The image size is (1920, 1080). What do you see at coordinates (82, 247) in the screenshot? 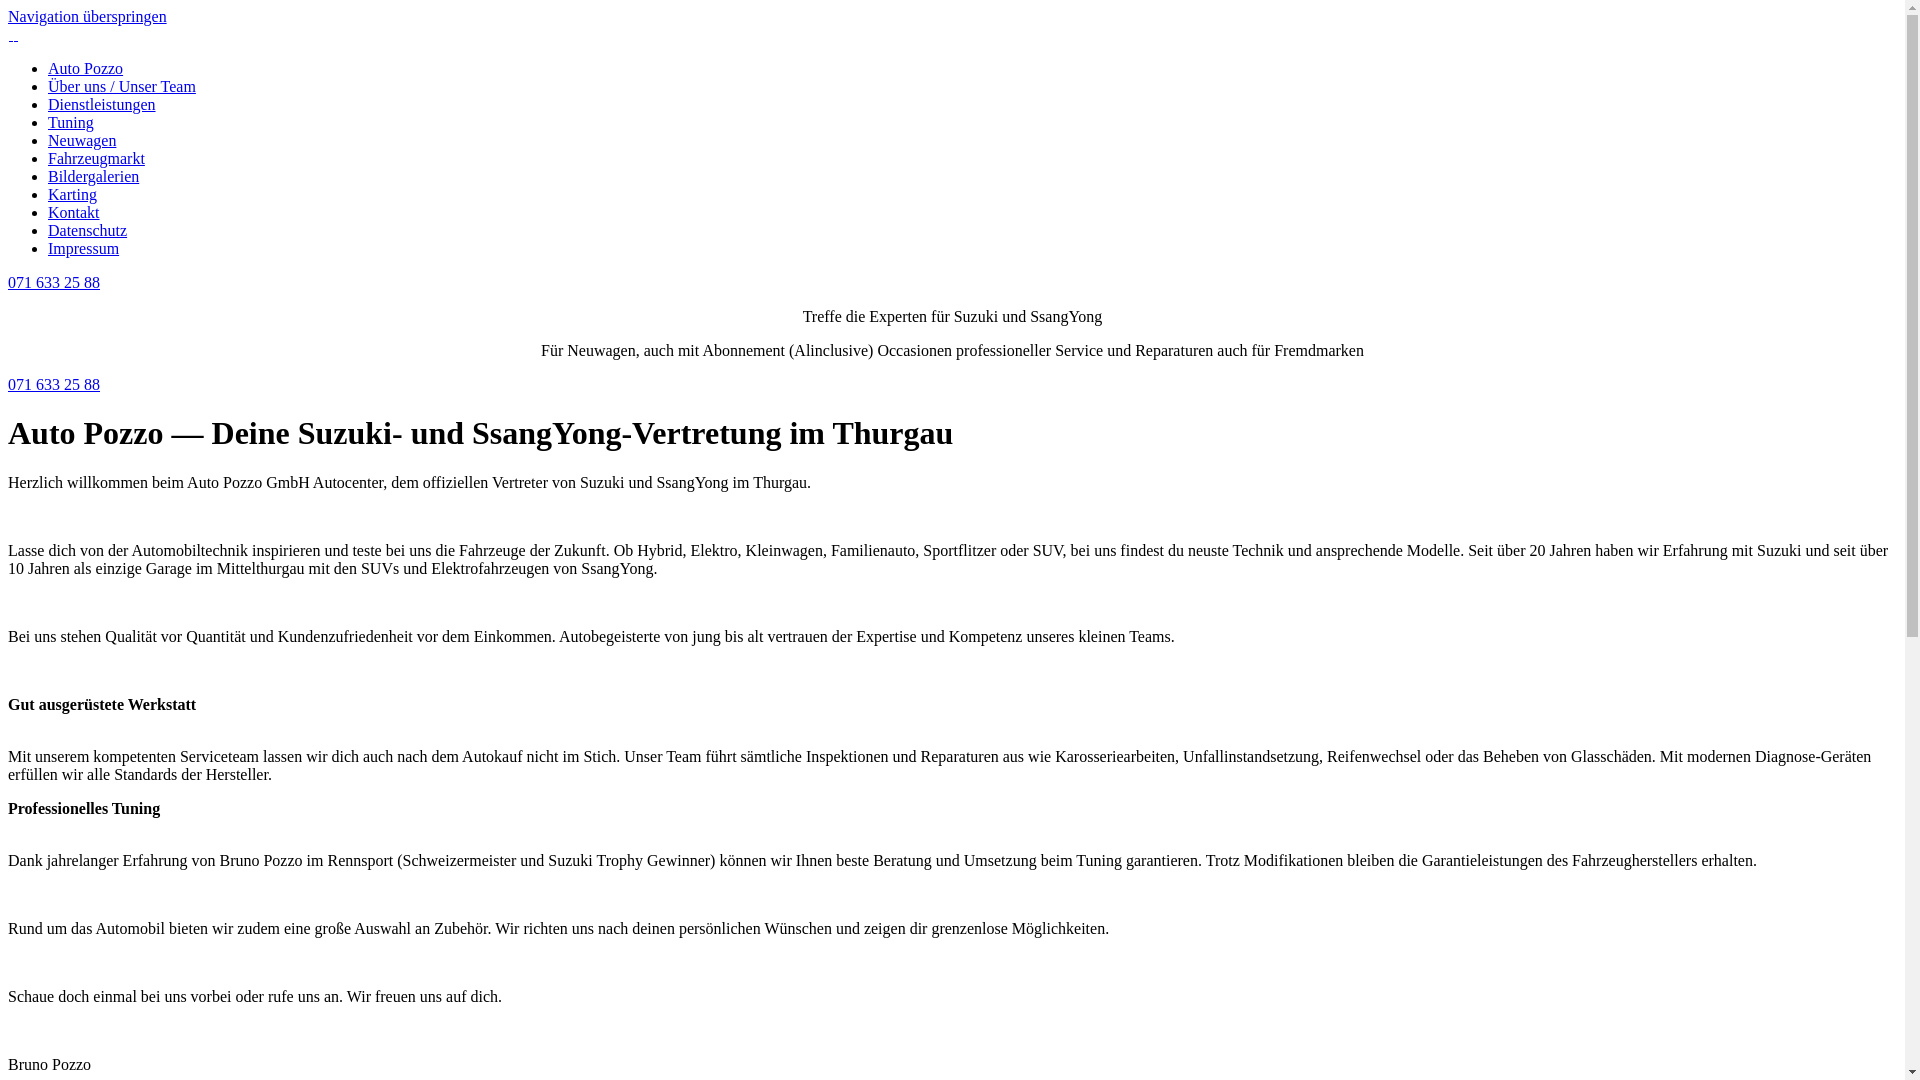
I see `'Impressum'` at bounding box center [82, 247].